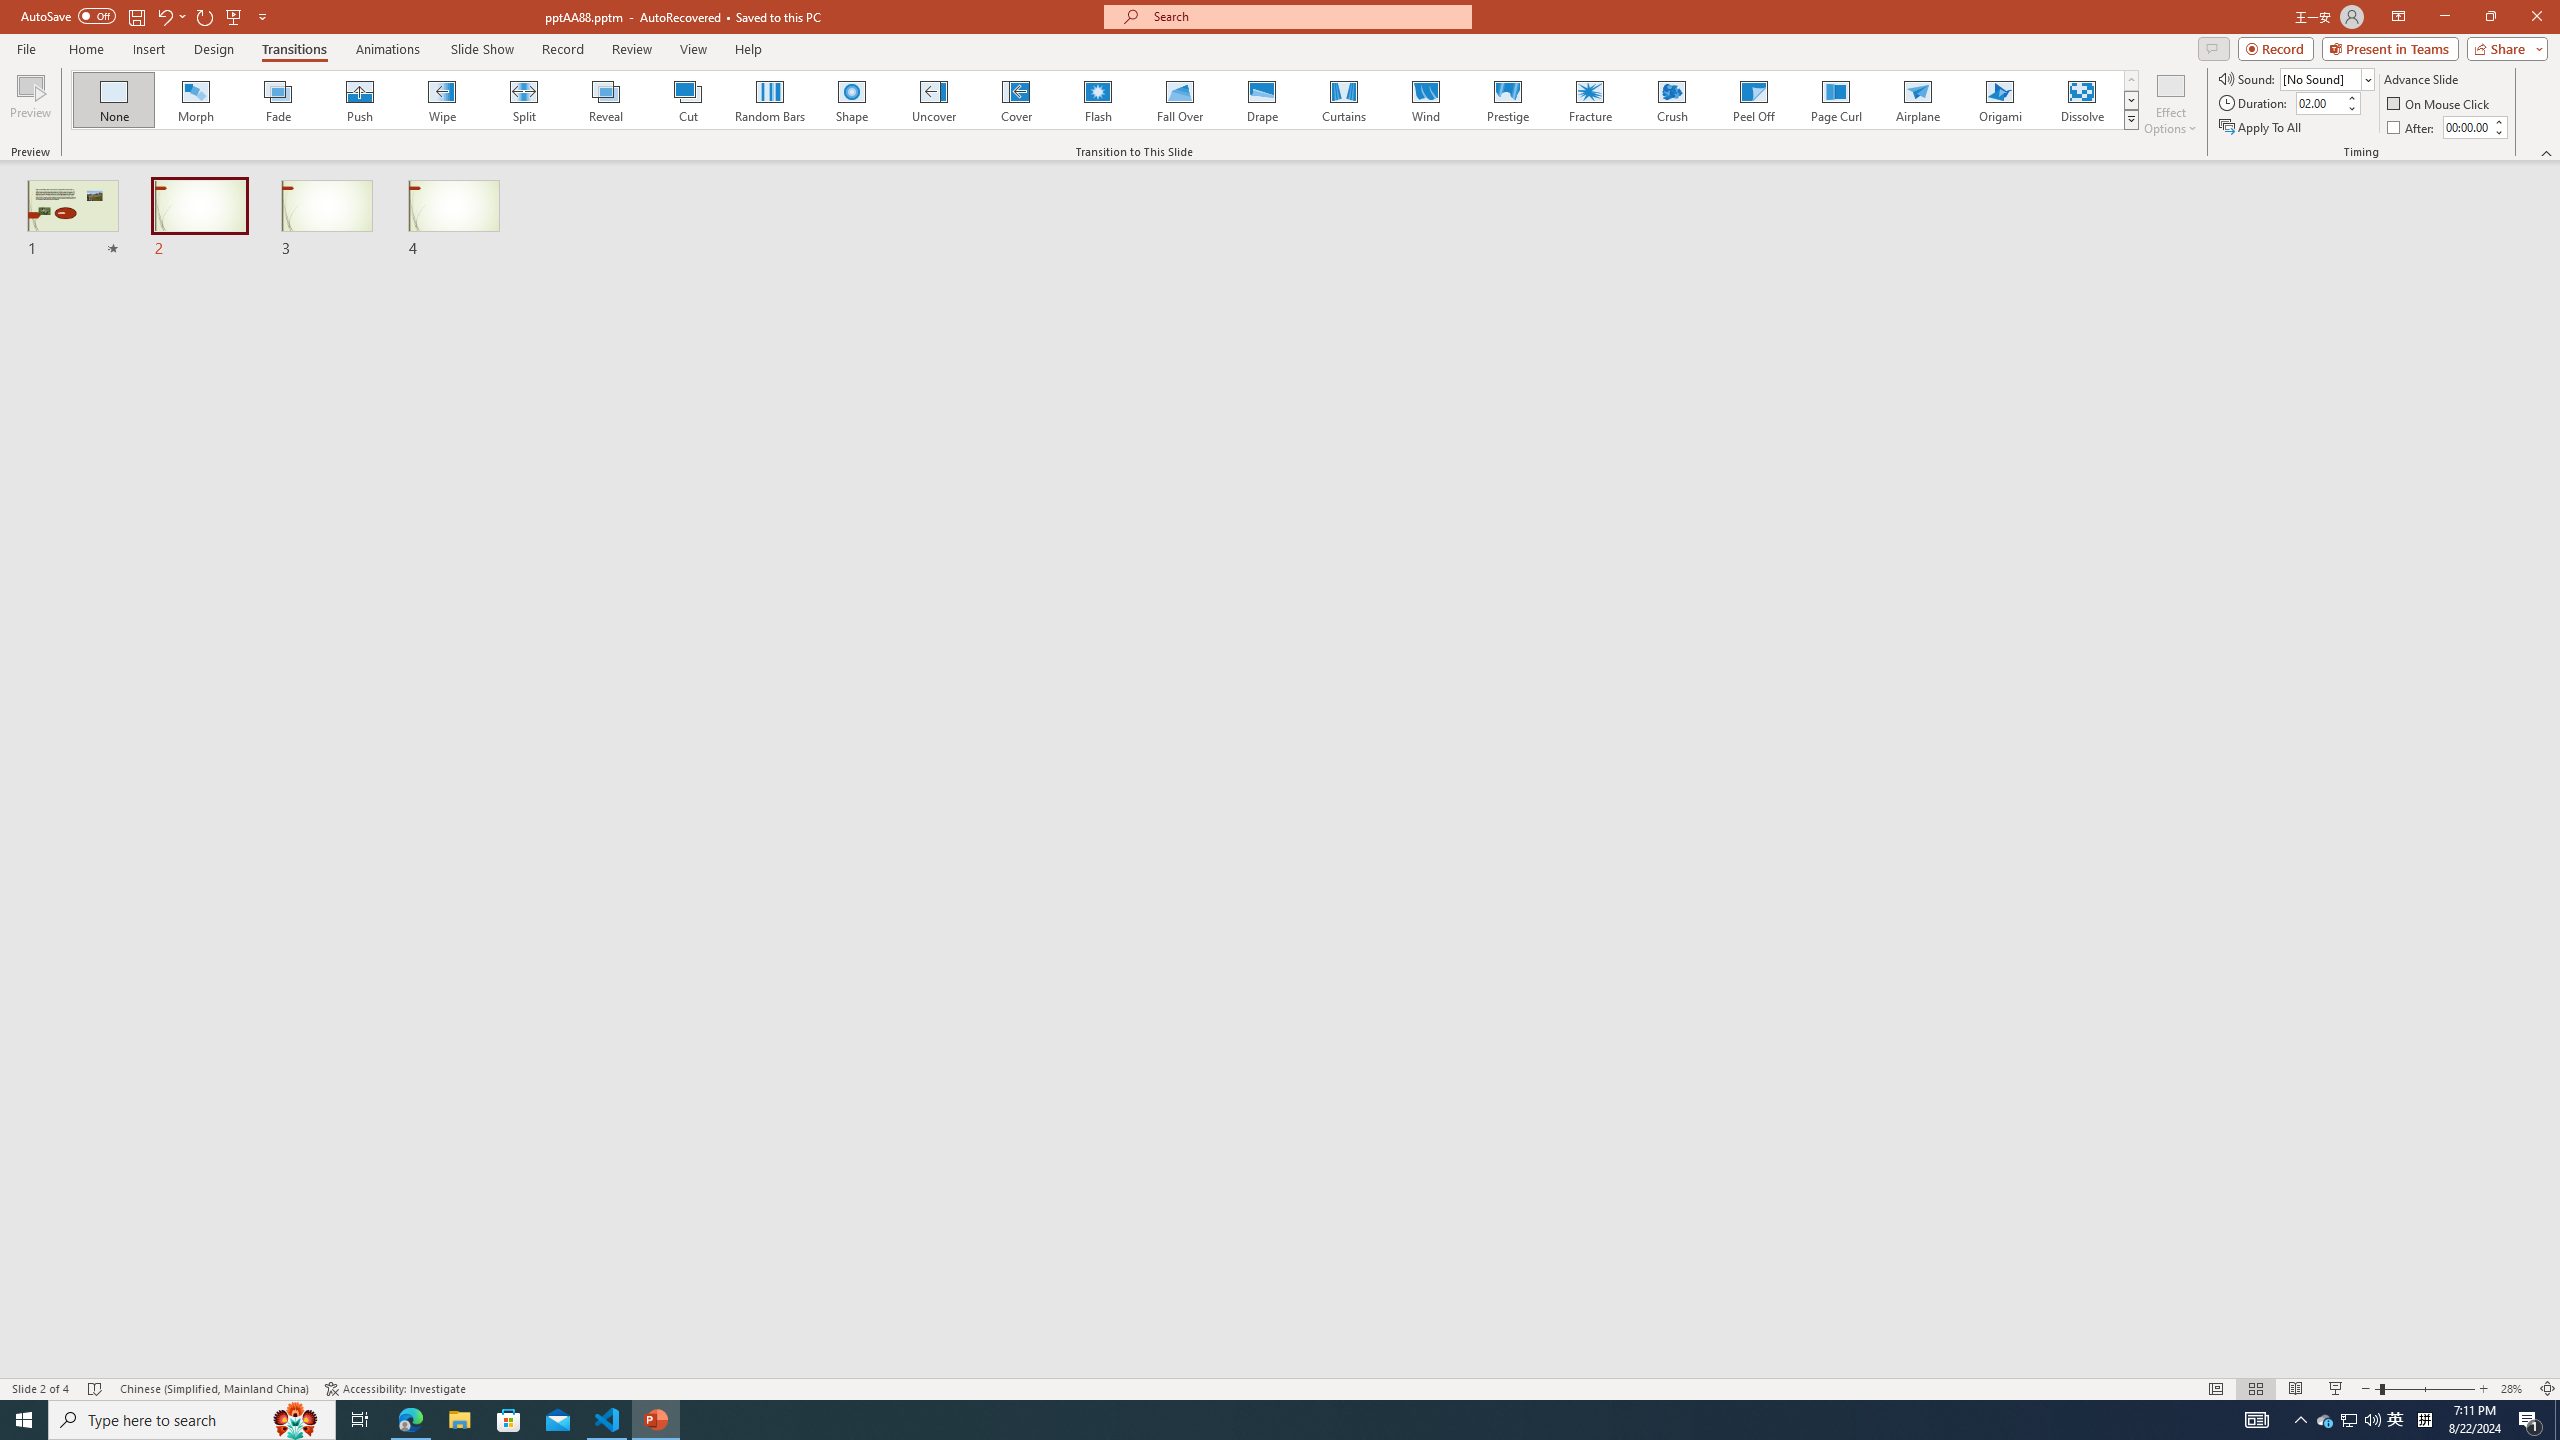  What do you see at coordinates (1424, 99) in the screenshot?
I see `'Wind'` at bounding box center [1424, 99].